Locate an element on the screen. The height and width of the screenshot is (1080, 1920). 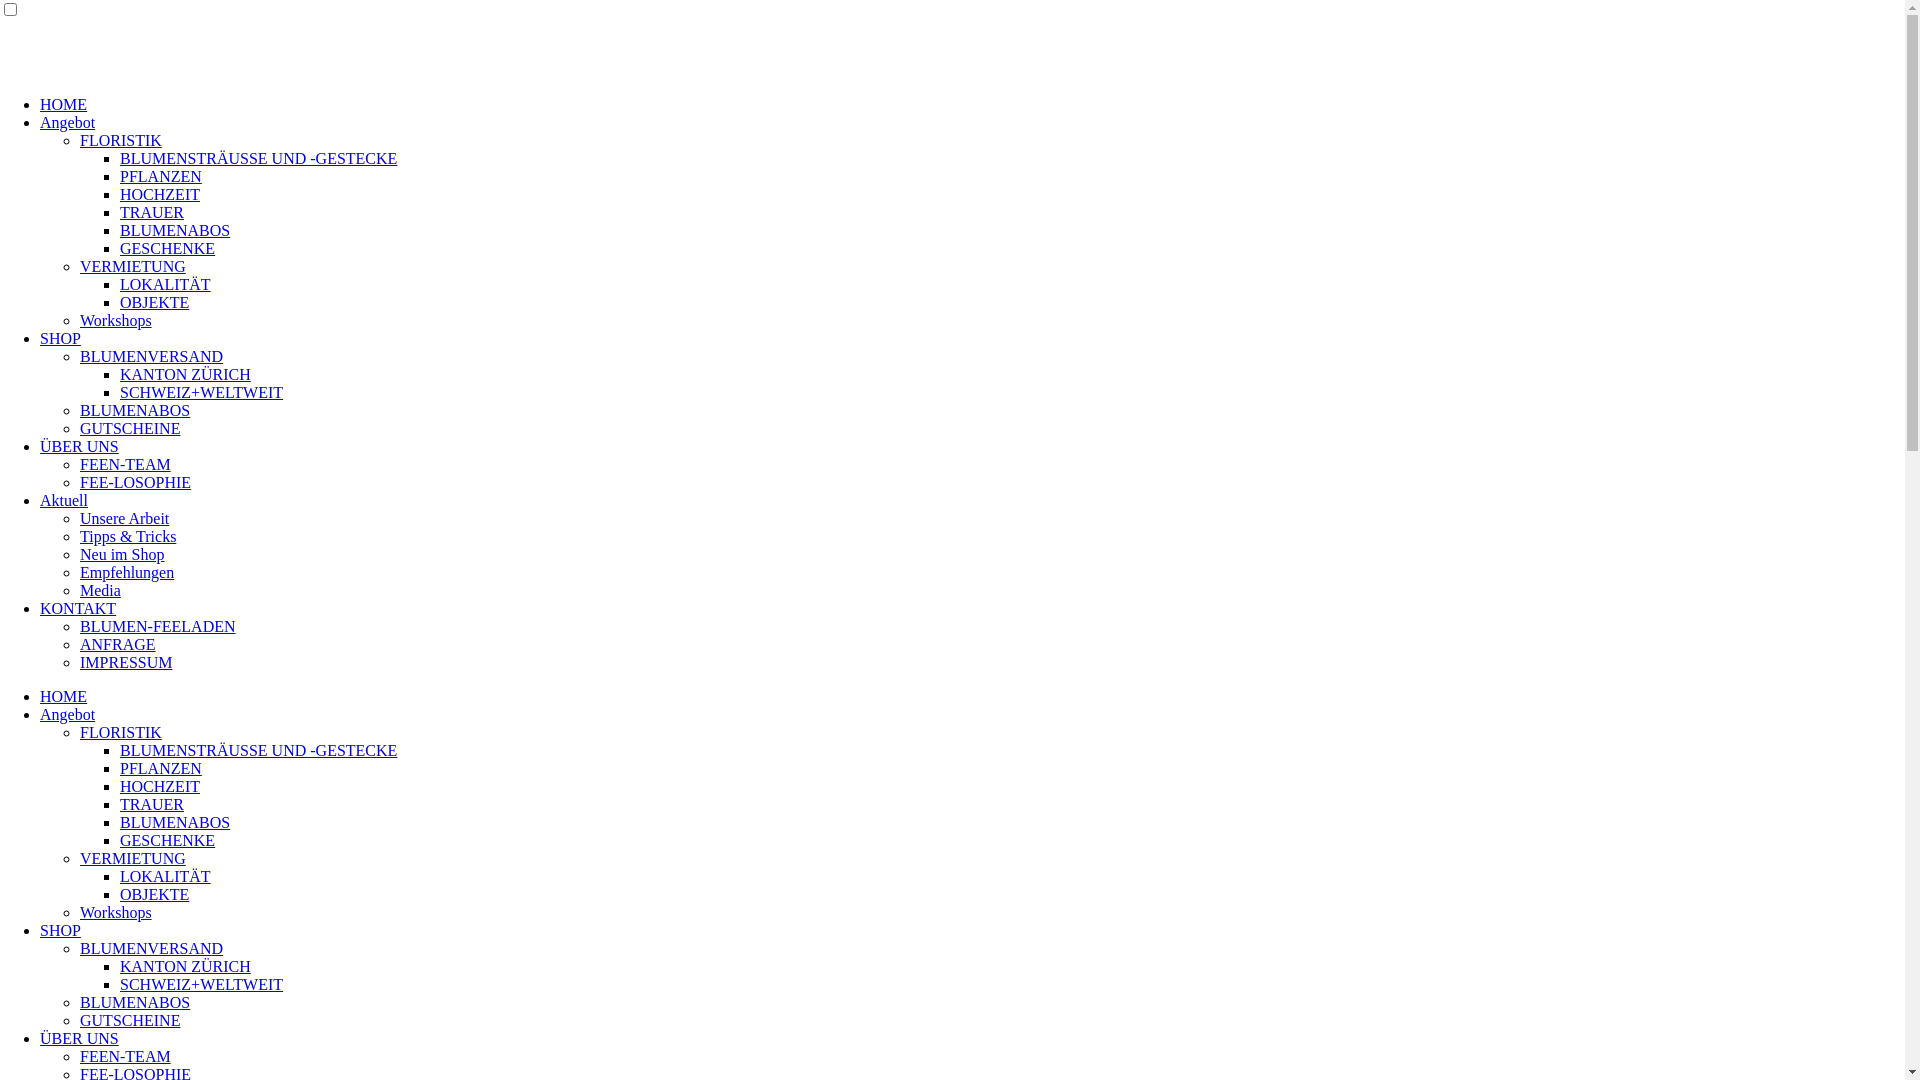
'GESCHENKE' is located at coordinates (167, 840).